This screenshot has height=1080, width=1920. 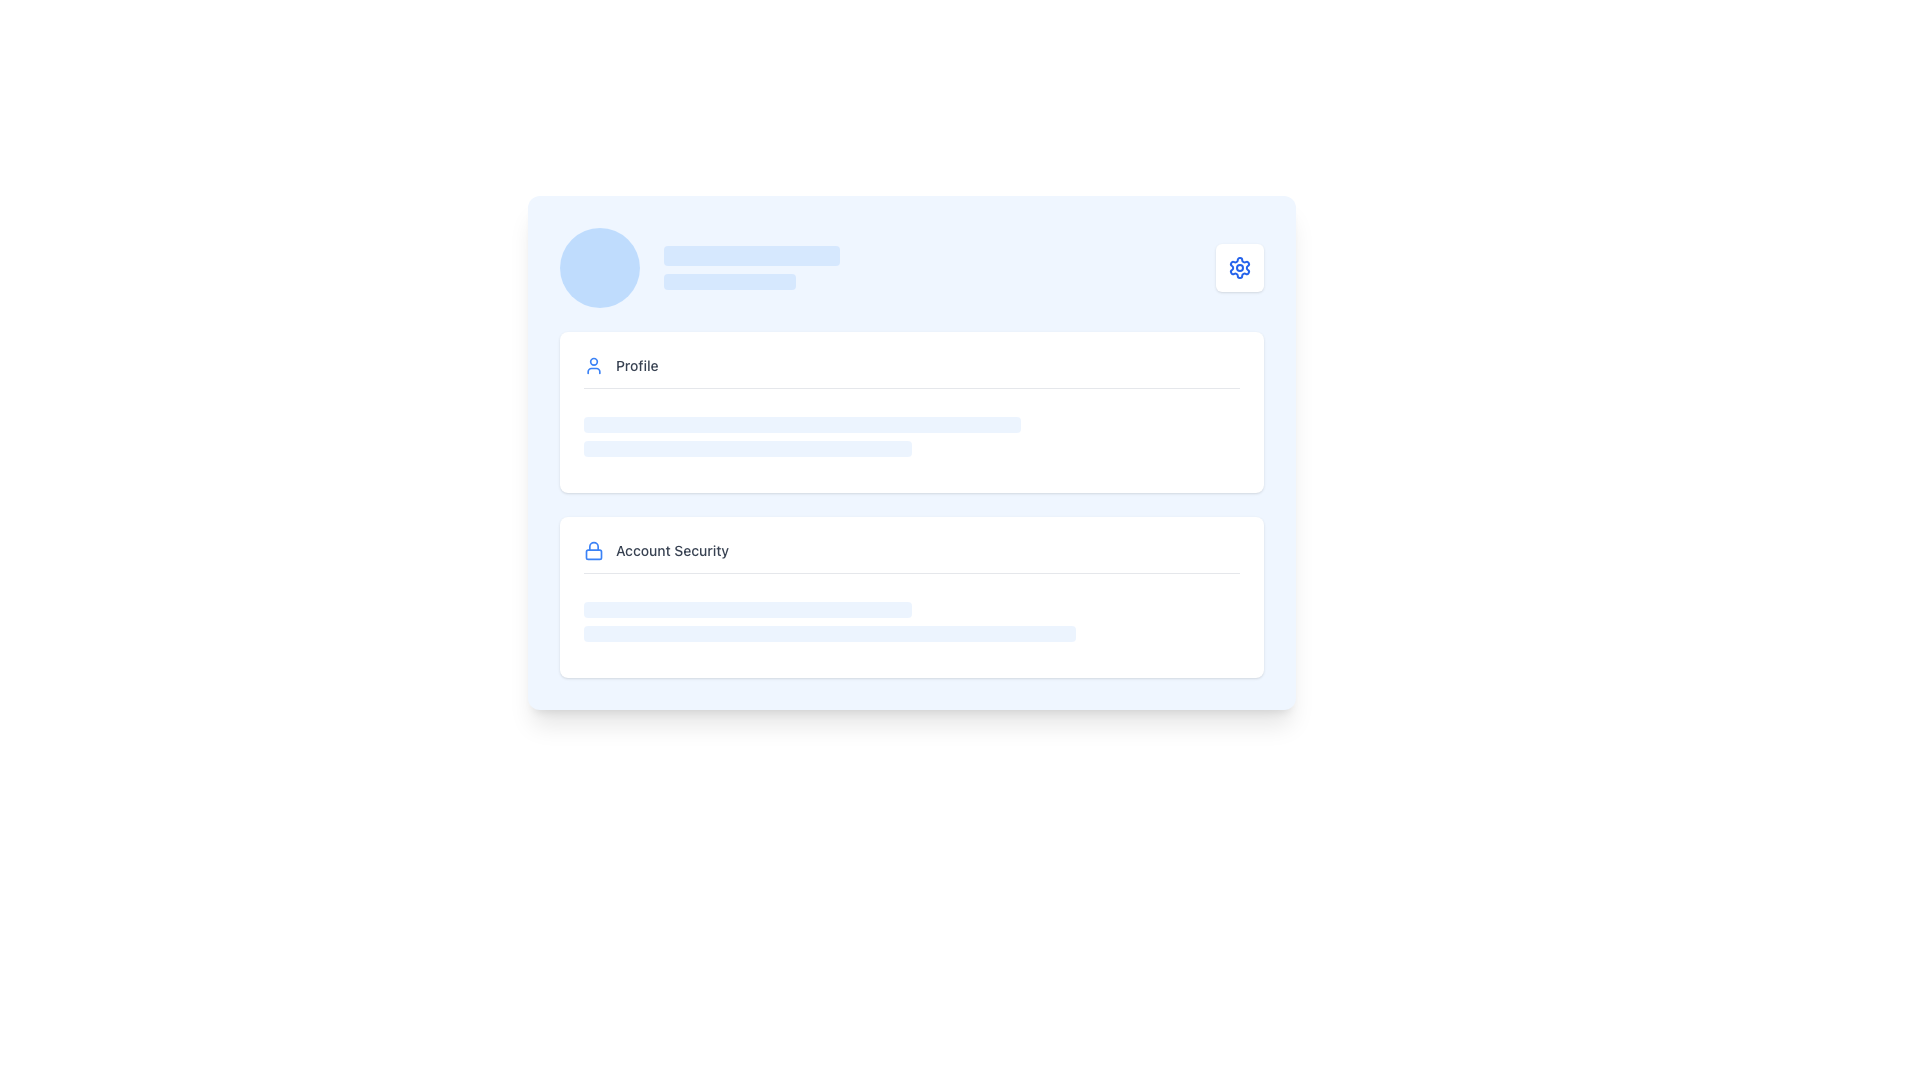 I want to click on the Skeleton loading placeholder, which is a light blue horizontal rectangle with rounded corners located beneath another similar rectangle in the 'Account Security' section, so click(x=830, y=633).